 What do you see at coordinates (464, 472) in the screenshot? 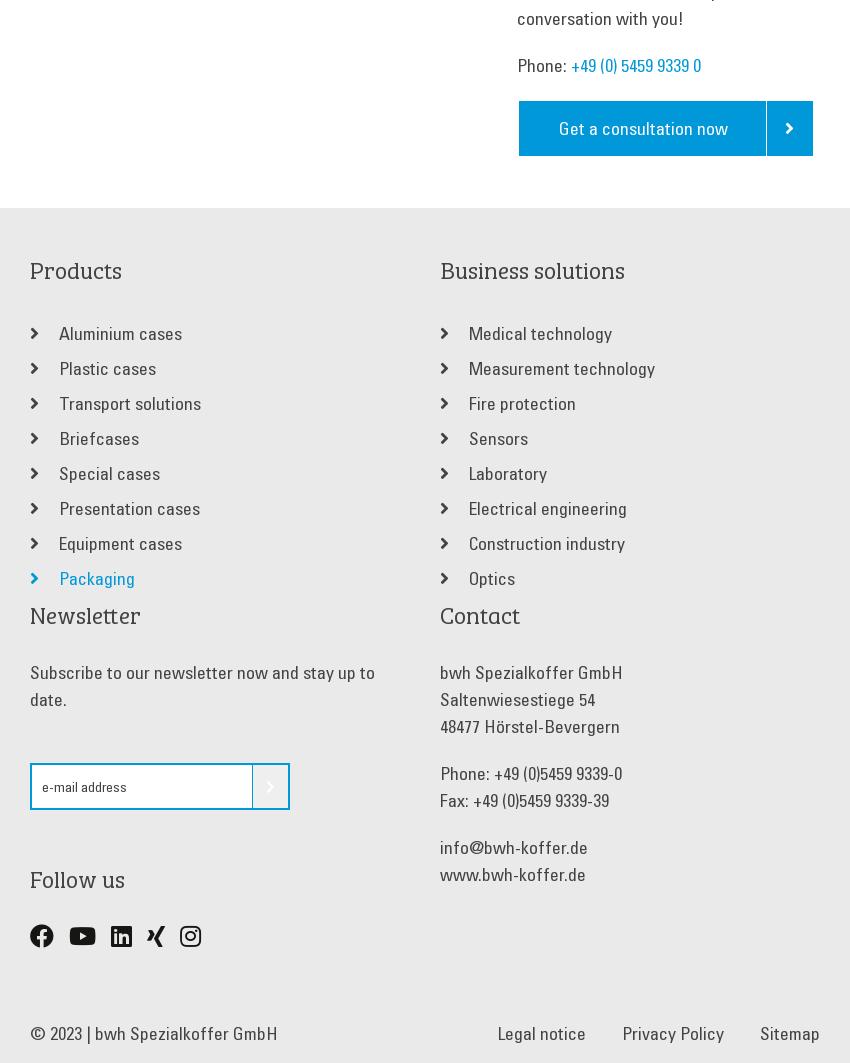
I see `'Laboratory'` at bounding box center [464, 472].